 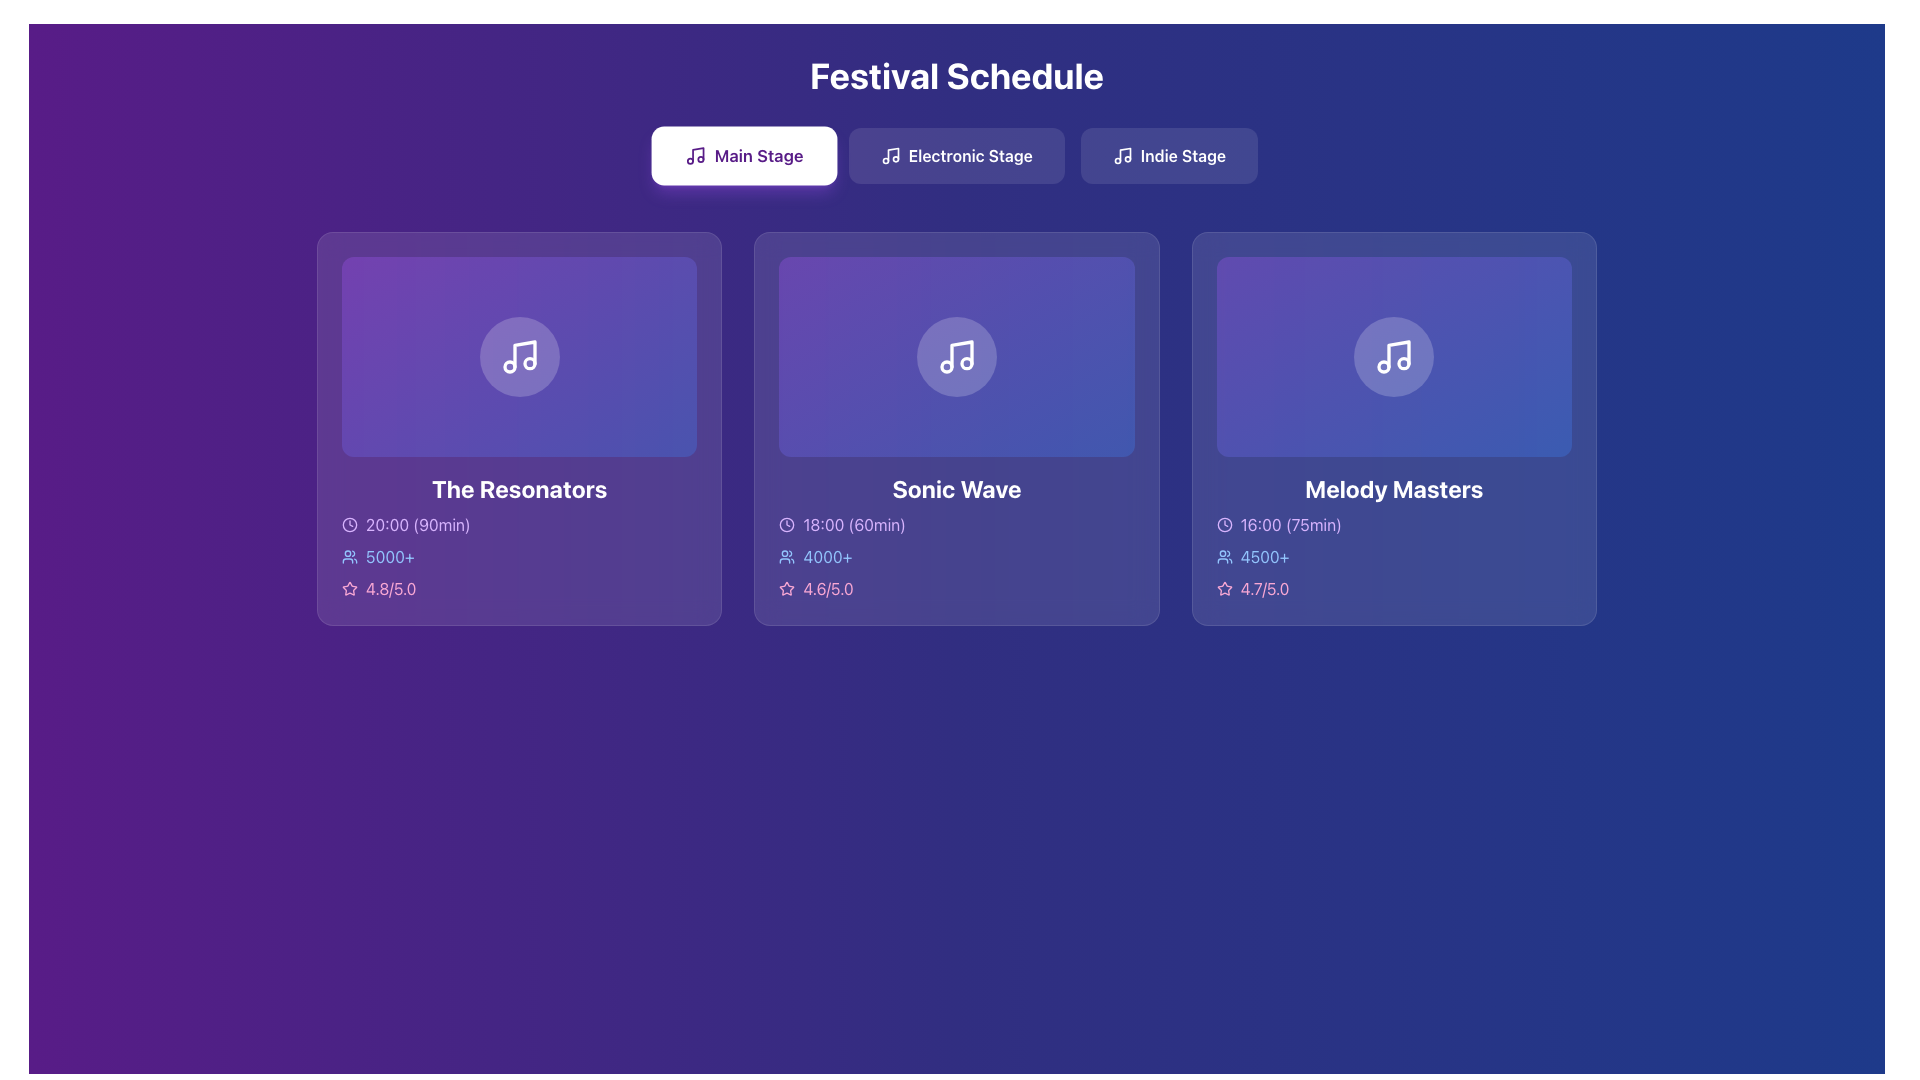 What do you see at coordinates (529, 363) in the screenshot?
I see `the small circular decorative shape located within the music note icon in the leftmost card titled 'The Resonators'` at bounding box center [529, 363].